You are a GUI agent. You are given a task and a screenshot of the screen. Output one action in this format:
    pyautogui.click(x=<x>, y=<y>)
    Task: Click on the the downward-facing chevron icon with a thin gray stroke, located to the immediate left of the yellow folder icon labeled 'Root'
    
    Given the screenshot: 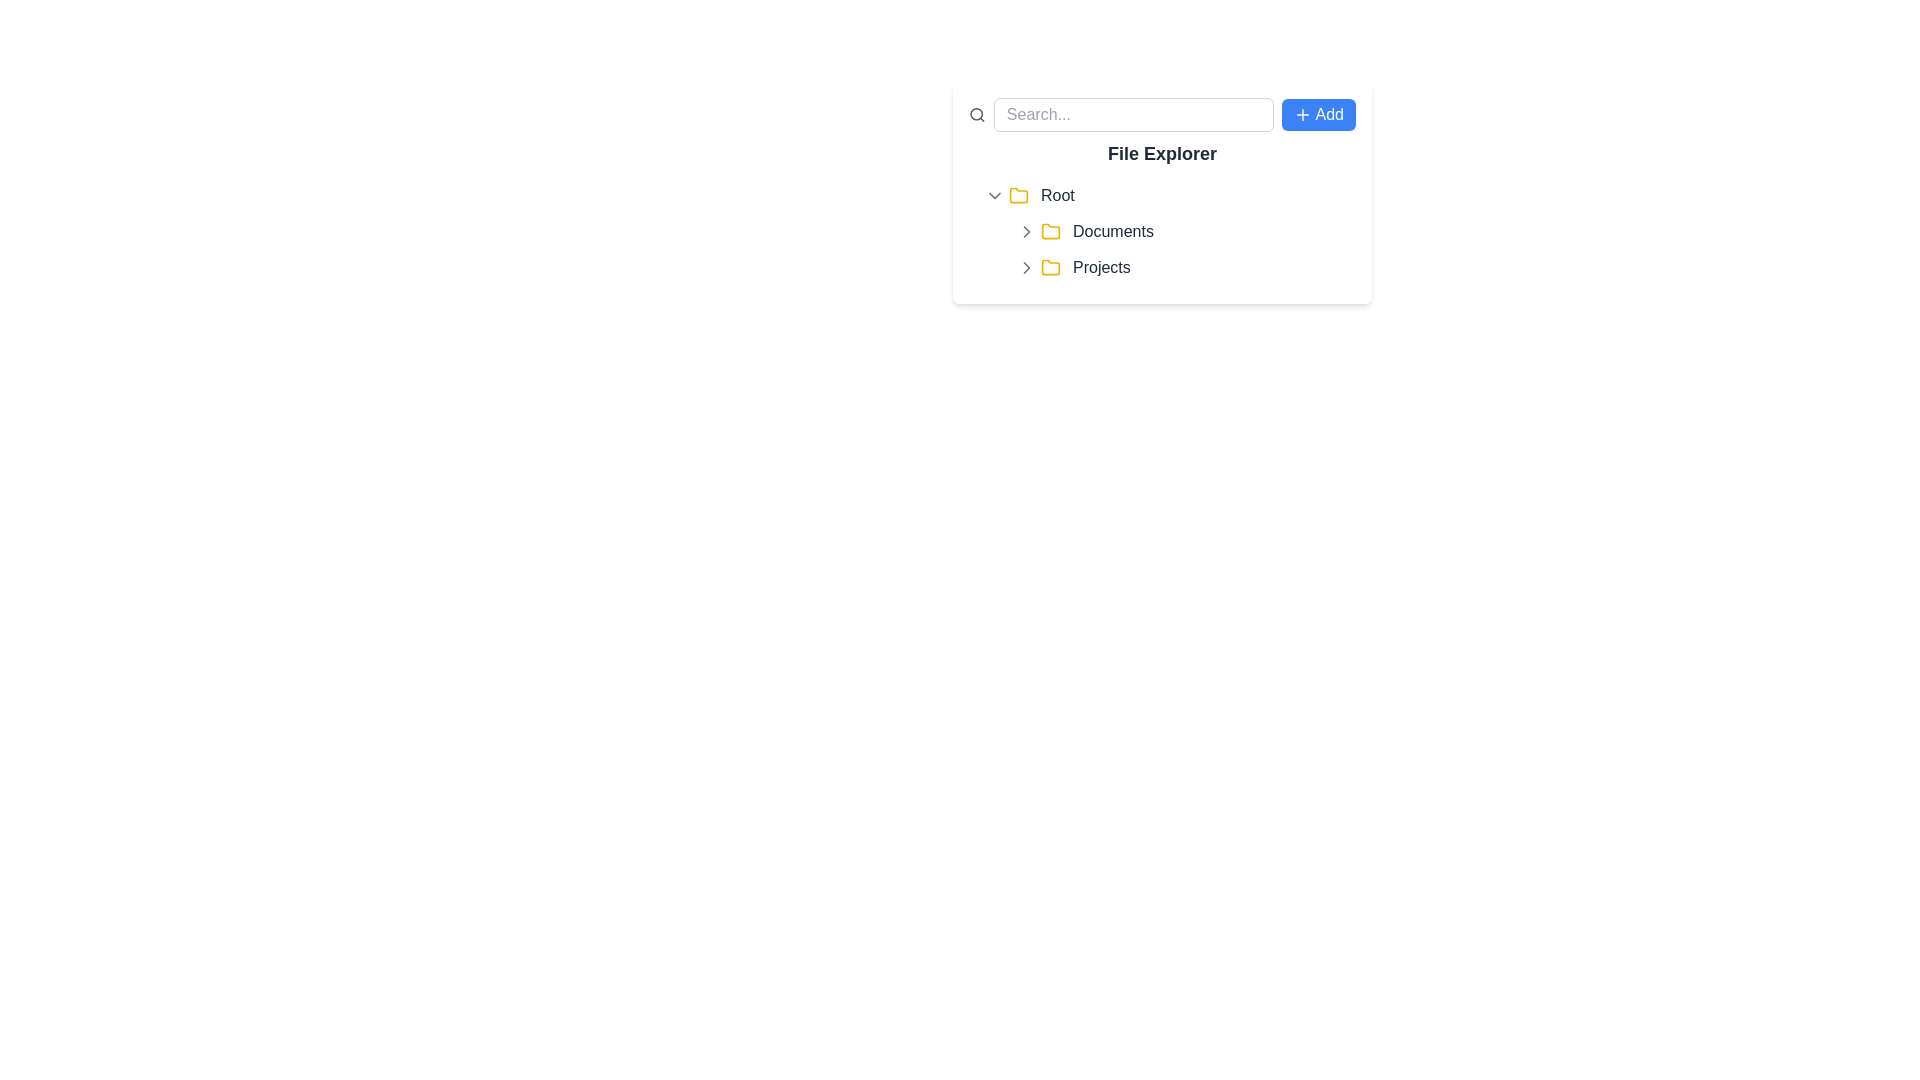 What is the action you would take?
    pyautogui.click(x=994, y=196)
    